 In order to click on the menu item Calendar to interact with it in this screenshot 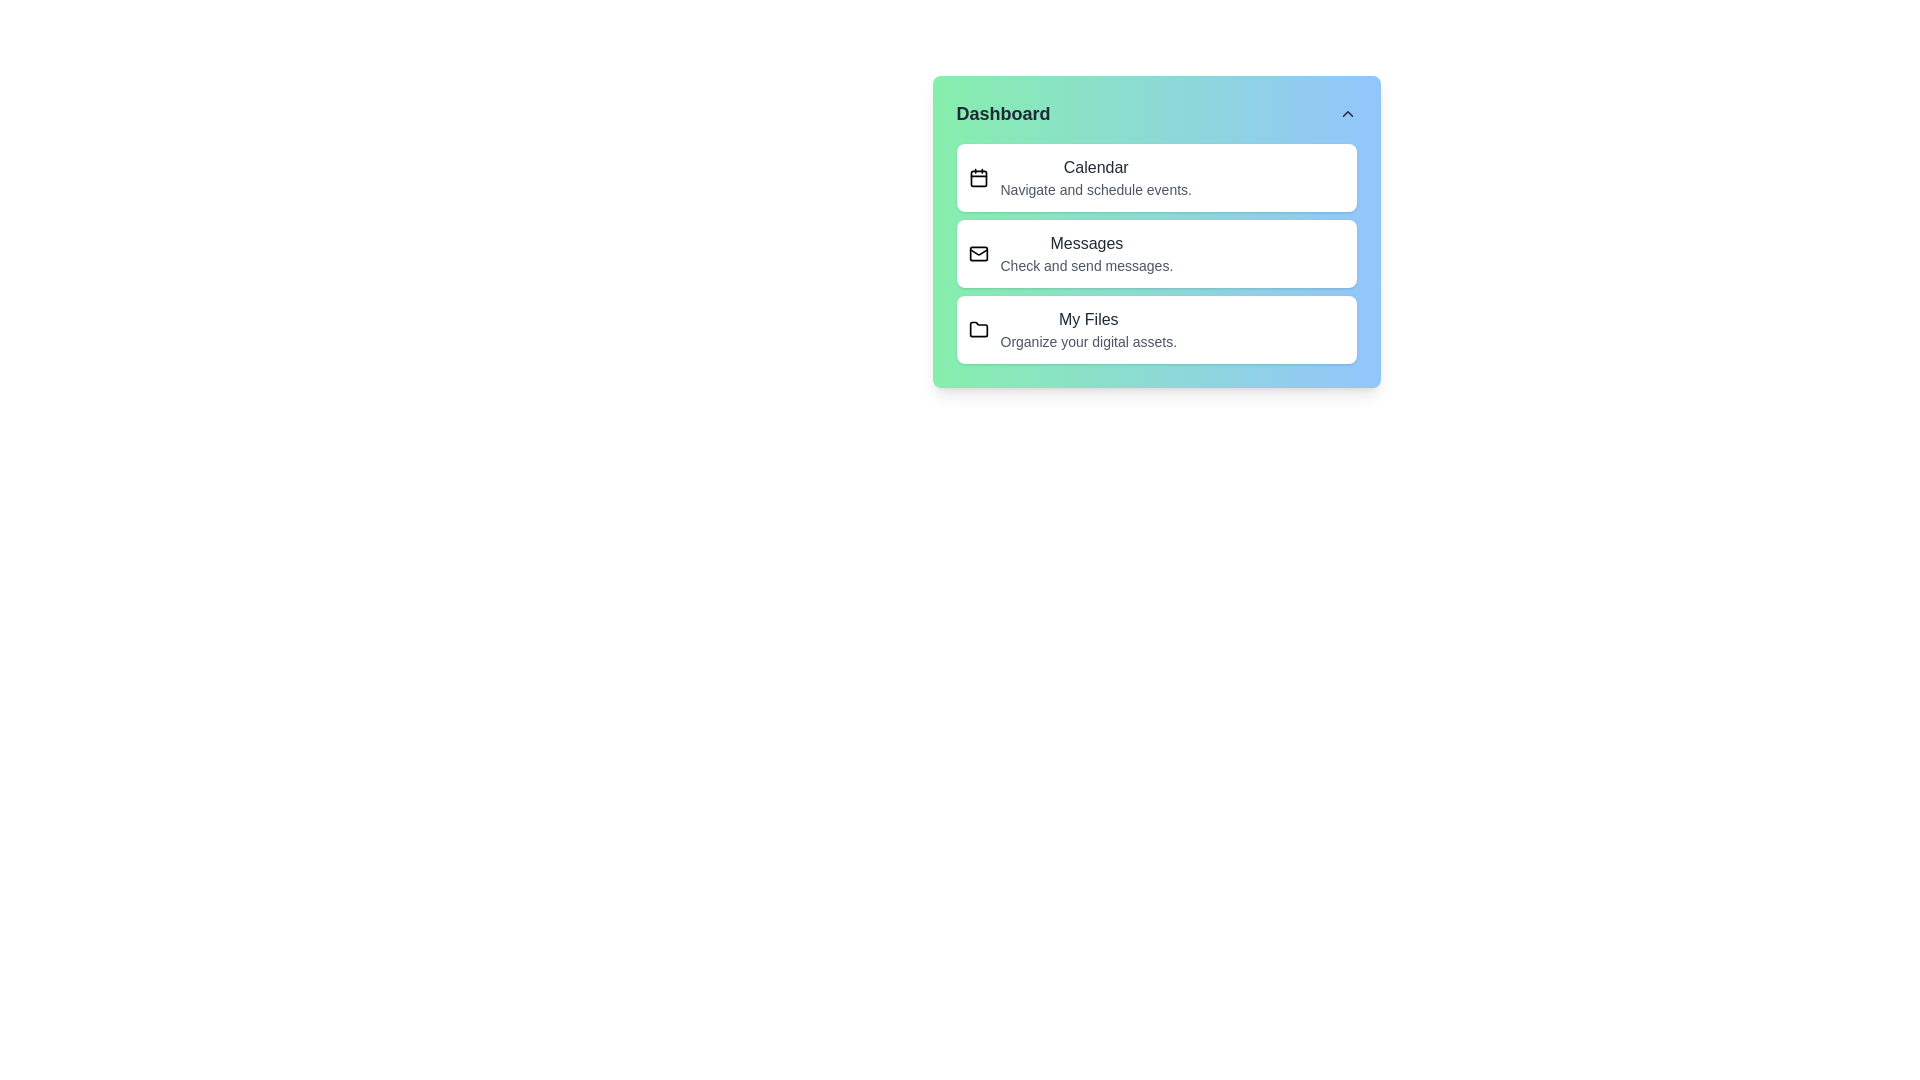, I will do `click(1156, 176)`.